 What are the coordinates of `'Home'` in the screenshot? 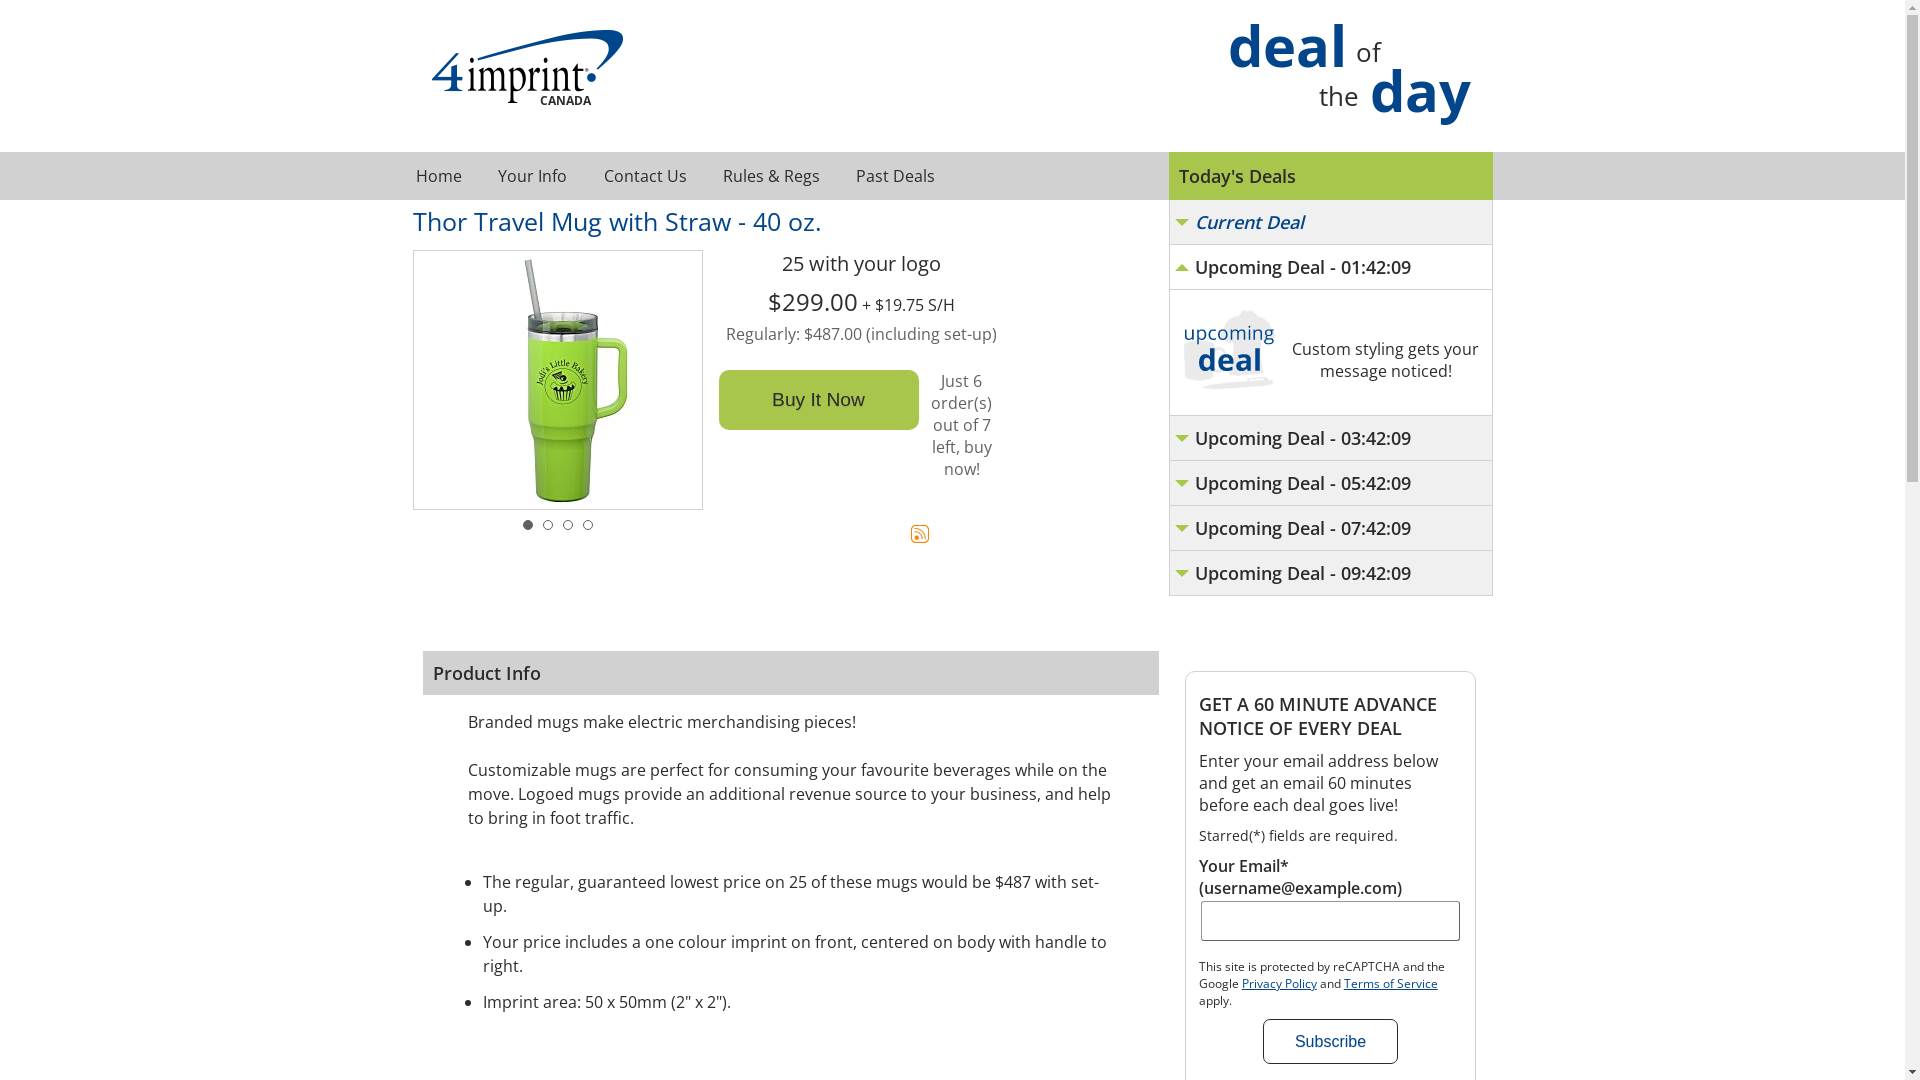 It's located at (436, 175).